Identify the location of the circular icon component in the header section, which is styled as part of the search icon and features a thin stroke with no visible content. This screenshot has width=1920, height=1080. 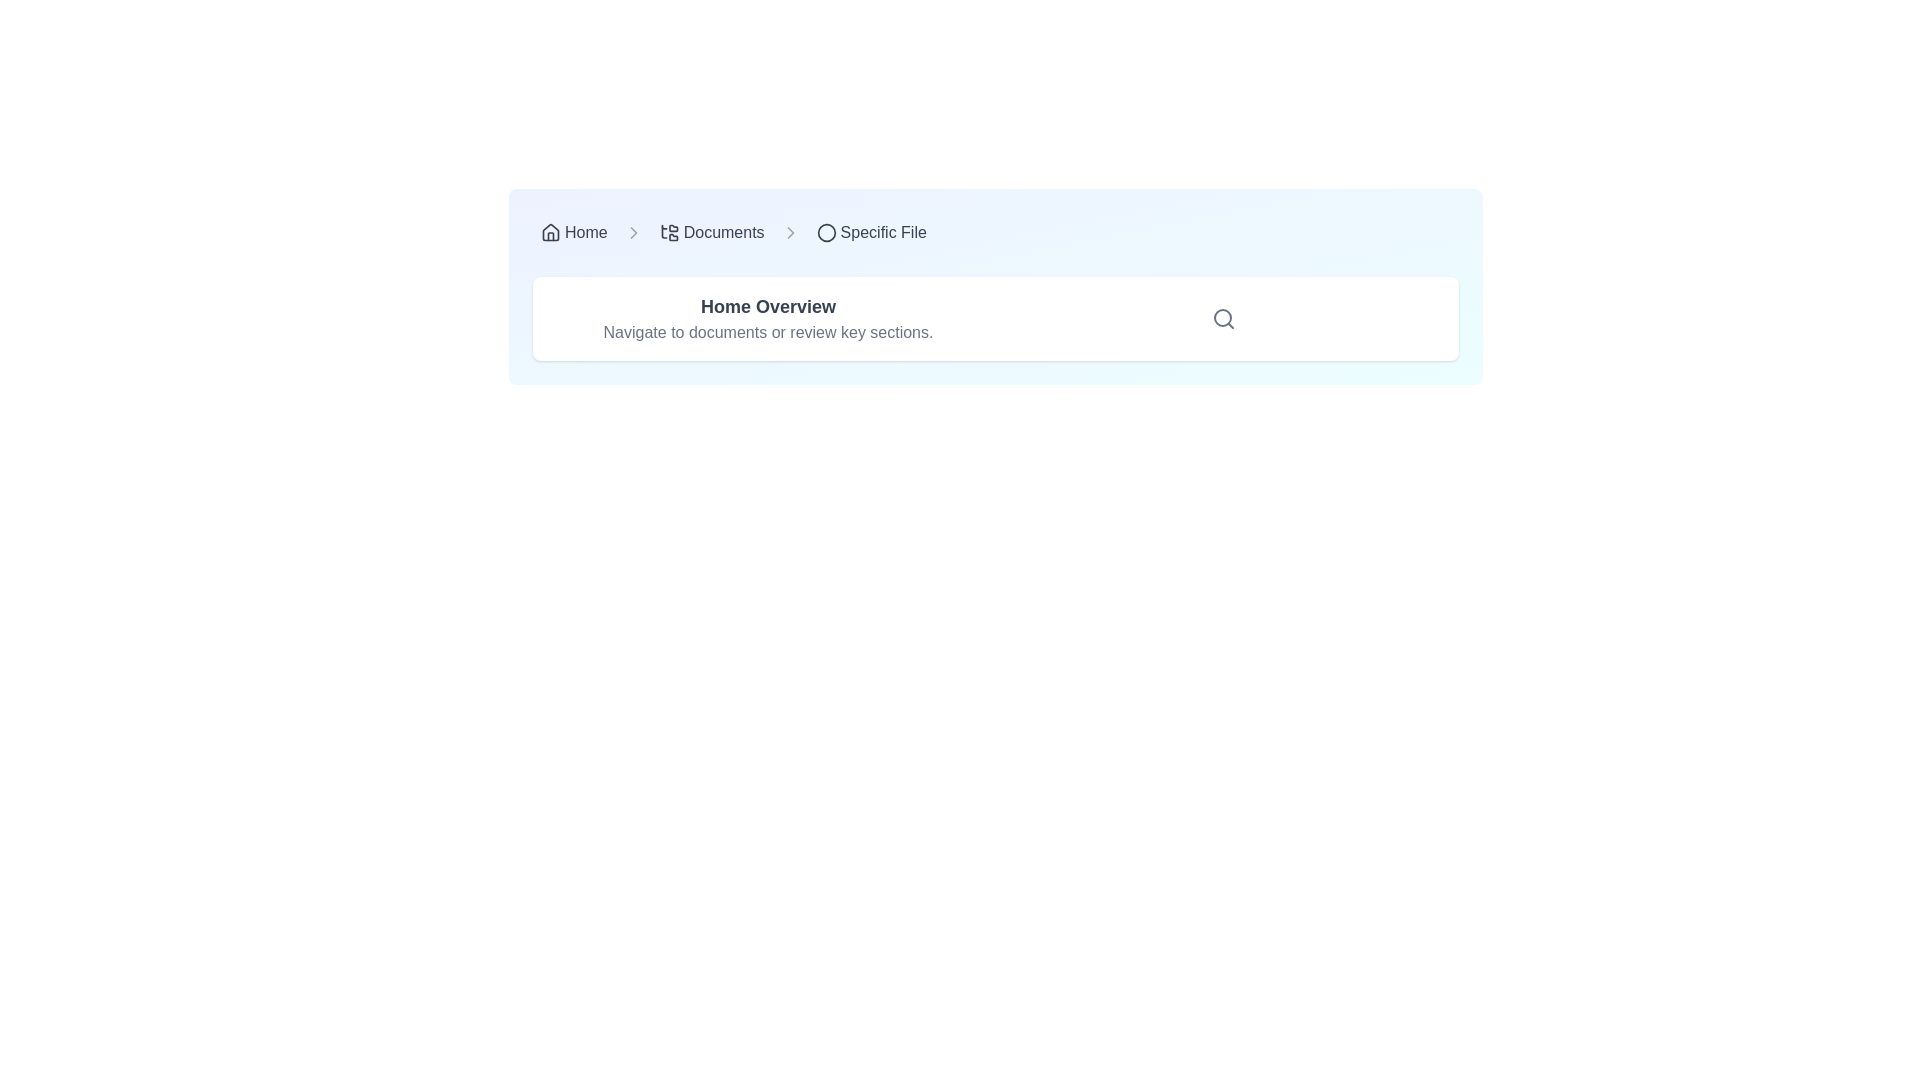
(1221, 316).